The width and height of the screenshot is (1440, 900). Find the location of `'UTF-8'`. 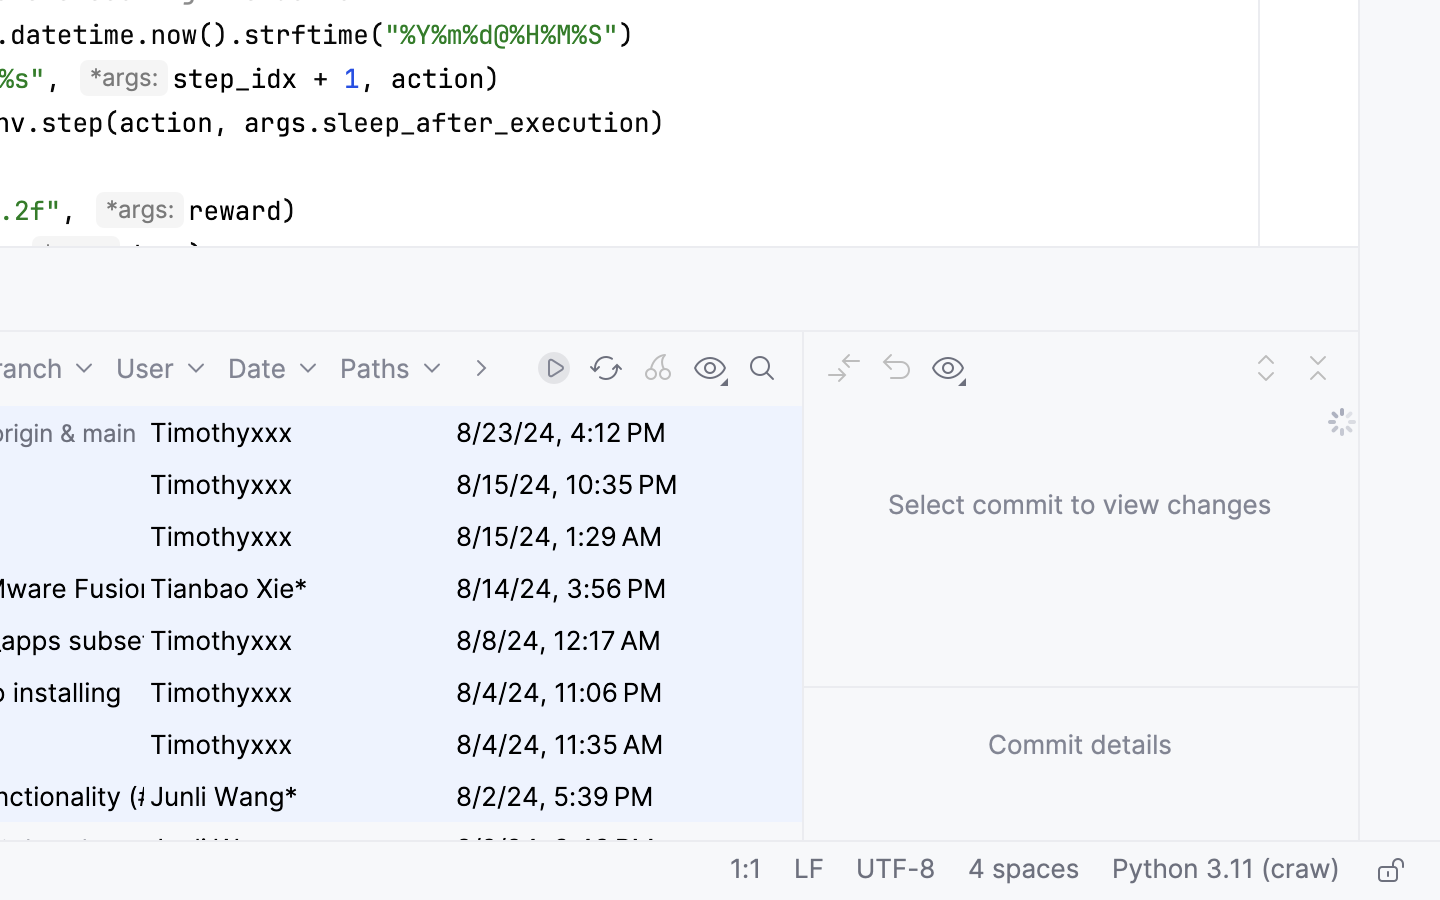

'UTF-8' is located at coordinates (894, 871).